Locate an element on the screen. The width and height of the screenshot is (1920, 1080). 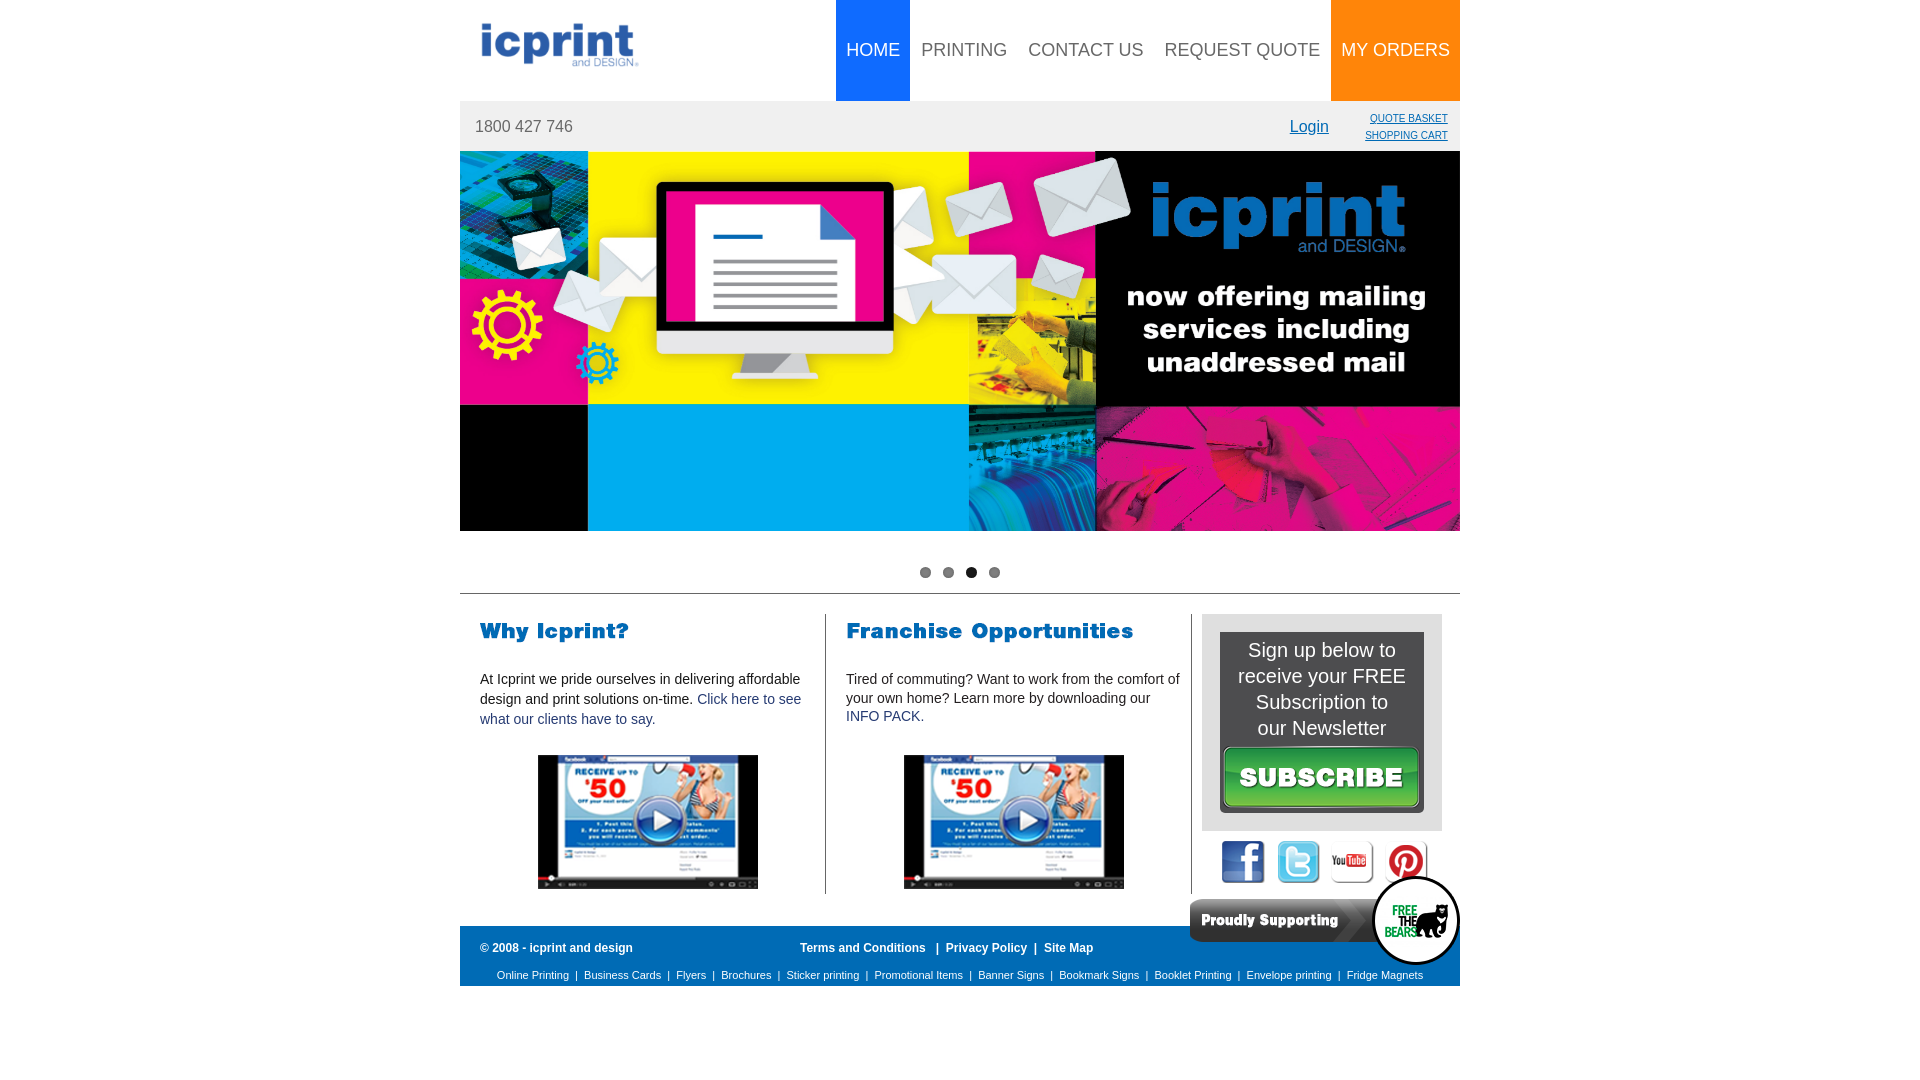
'Online Printing' is located at coordinates (532, 974).